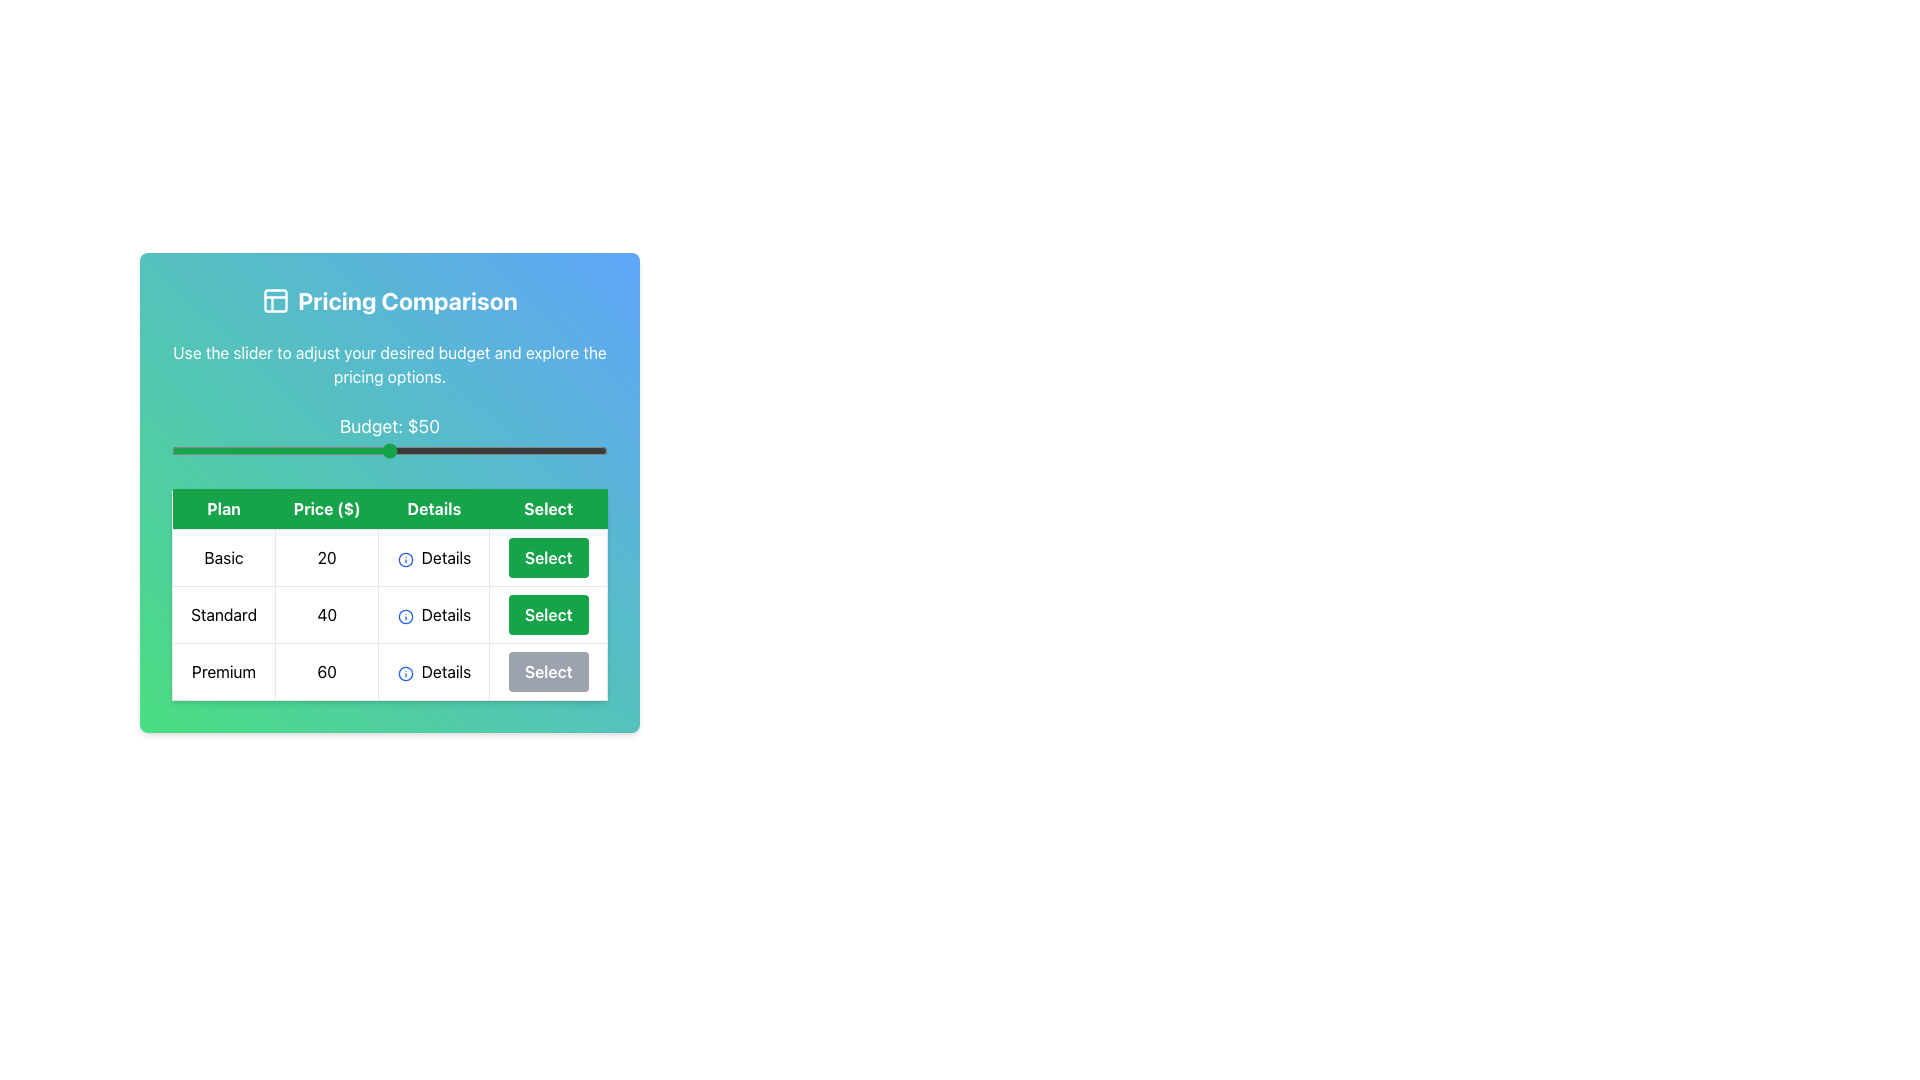  I want to click on the rightmost button in the first row of the pricing comparison table, so click(548, 558).